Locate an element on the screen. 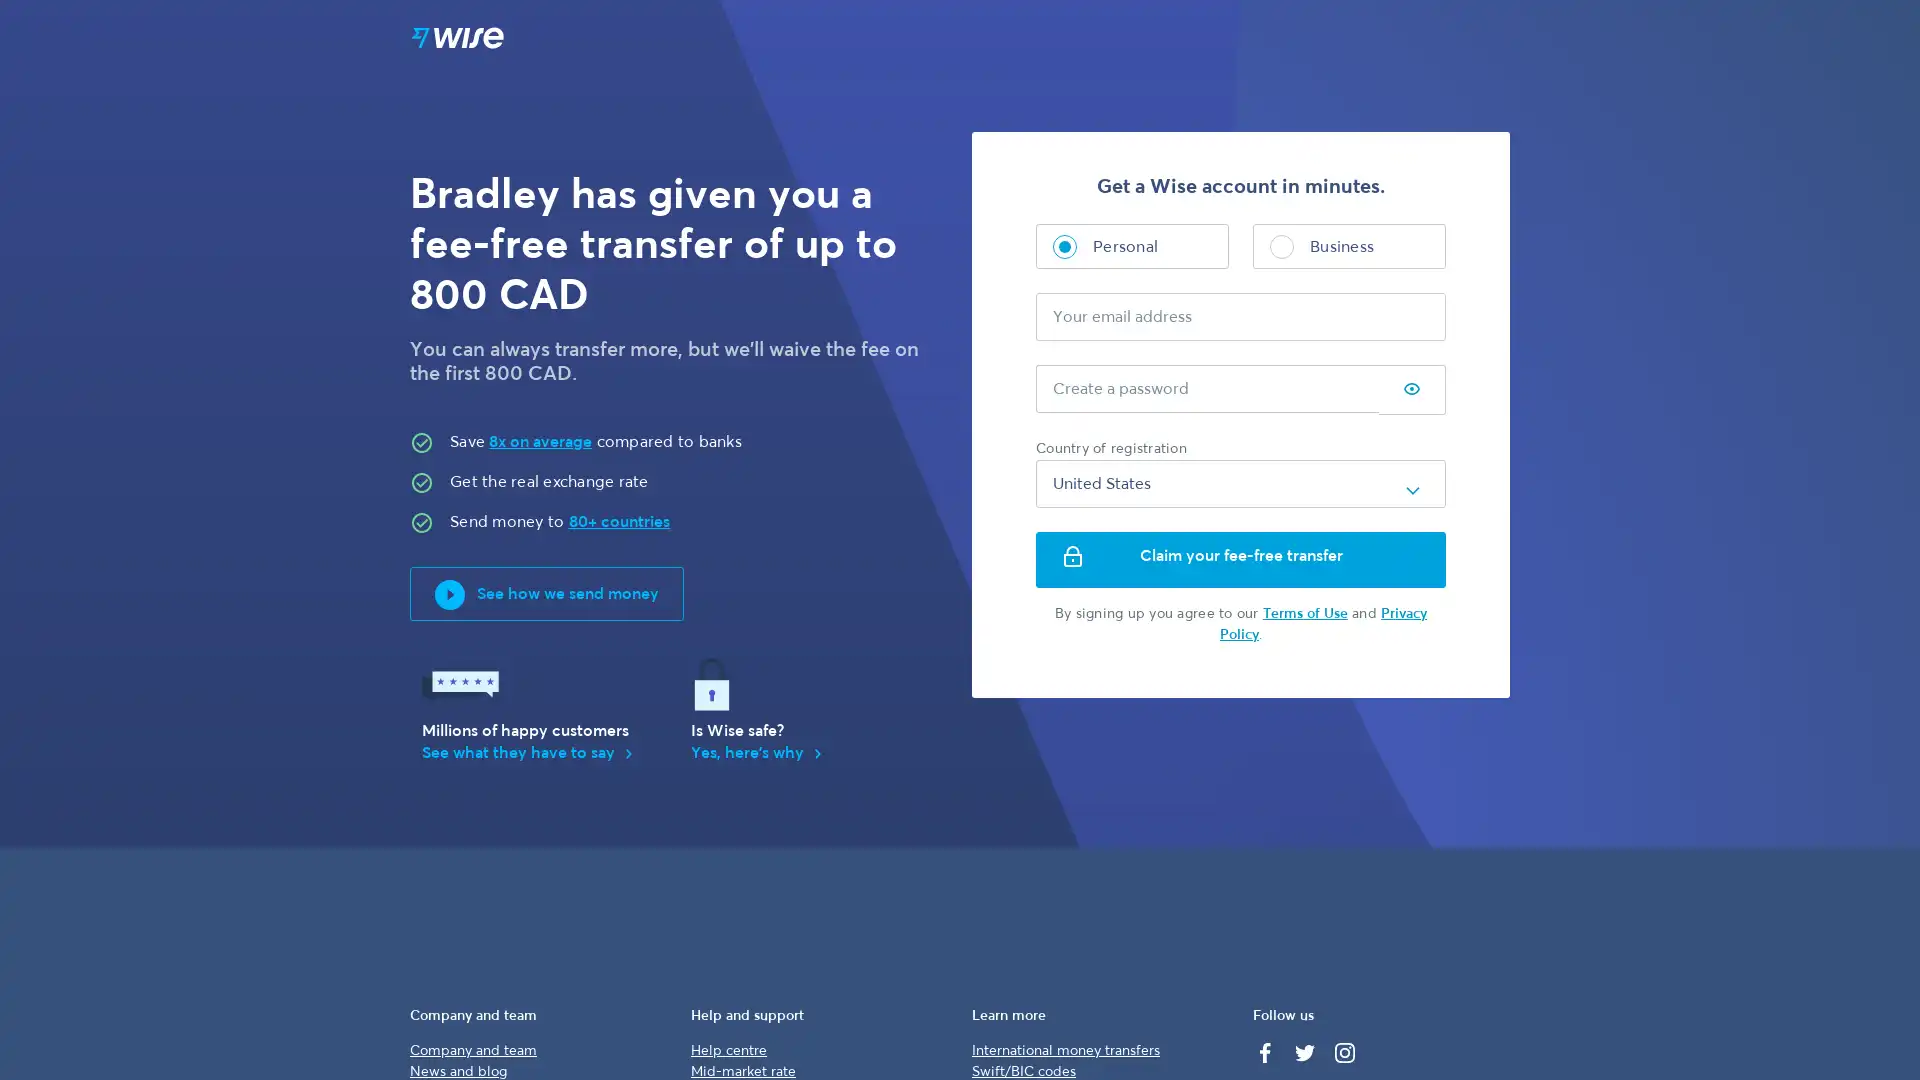 This screenshot has height=1080, width=1920. Show password is located at coordinates (1410, 390).